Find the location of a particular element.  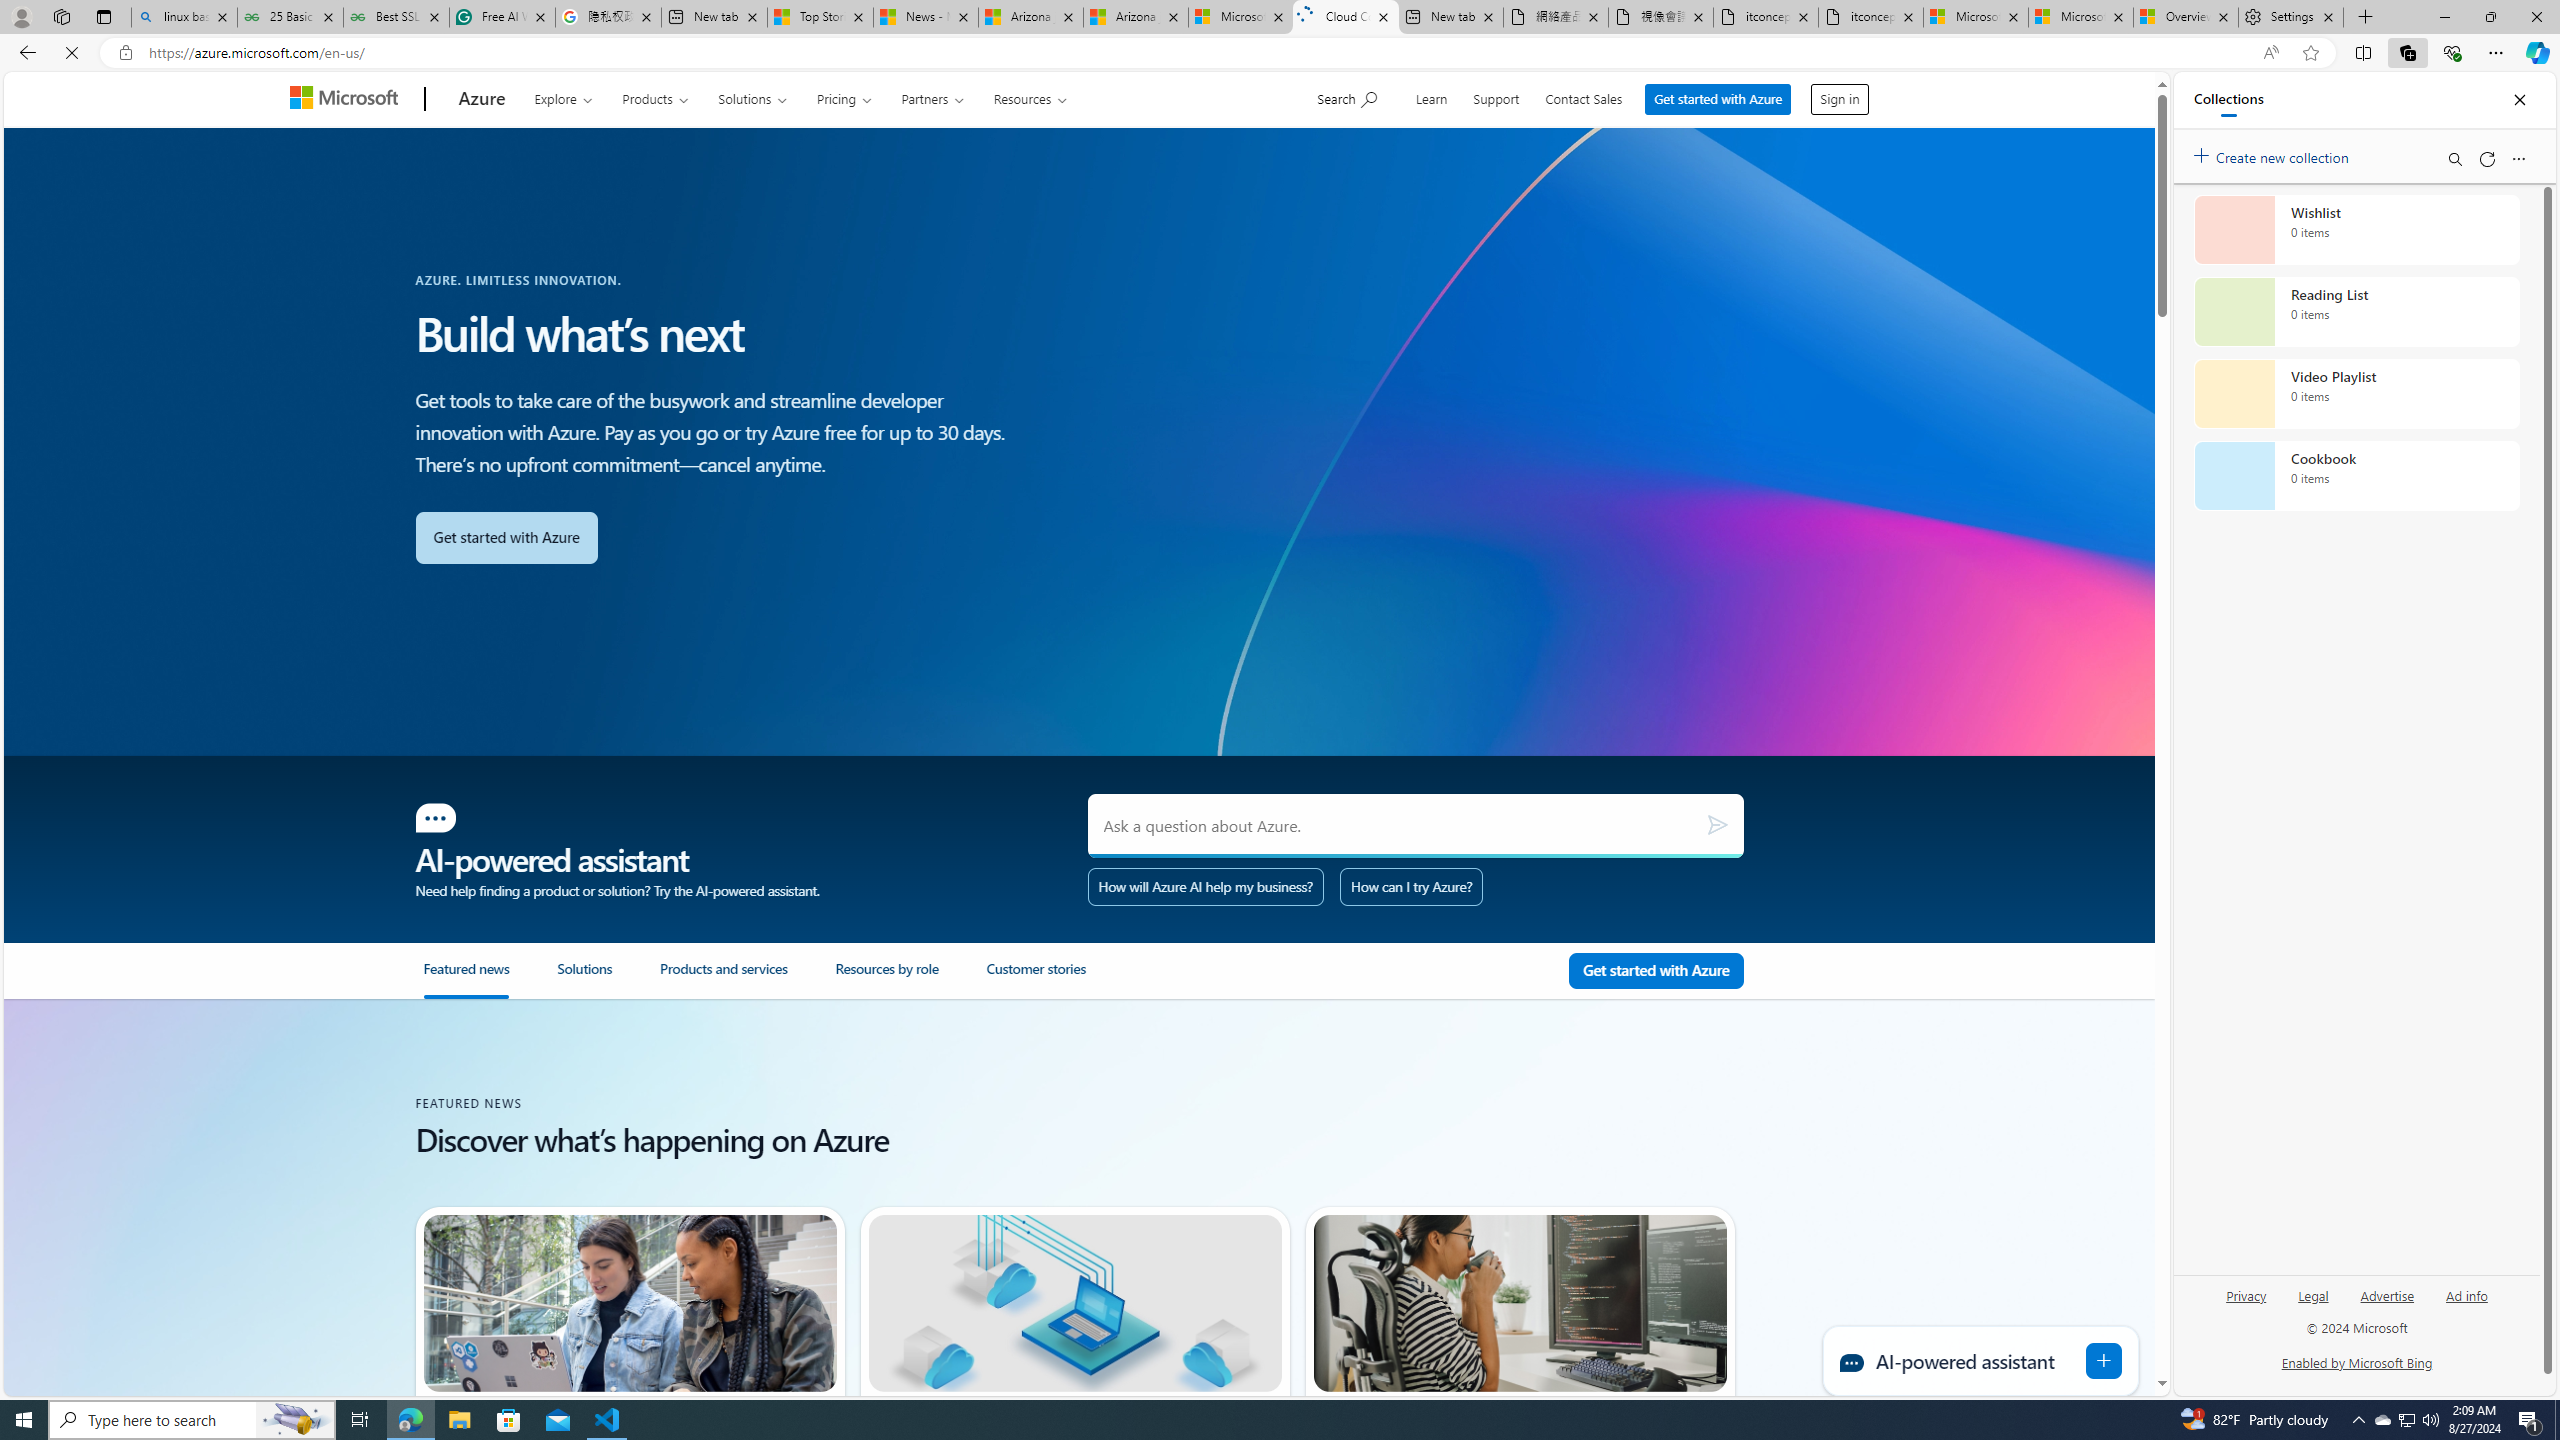

'Wishlist collection, 0 items' is located at coordinates (2356, 229).